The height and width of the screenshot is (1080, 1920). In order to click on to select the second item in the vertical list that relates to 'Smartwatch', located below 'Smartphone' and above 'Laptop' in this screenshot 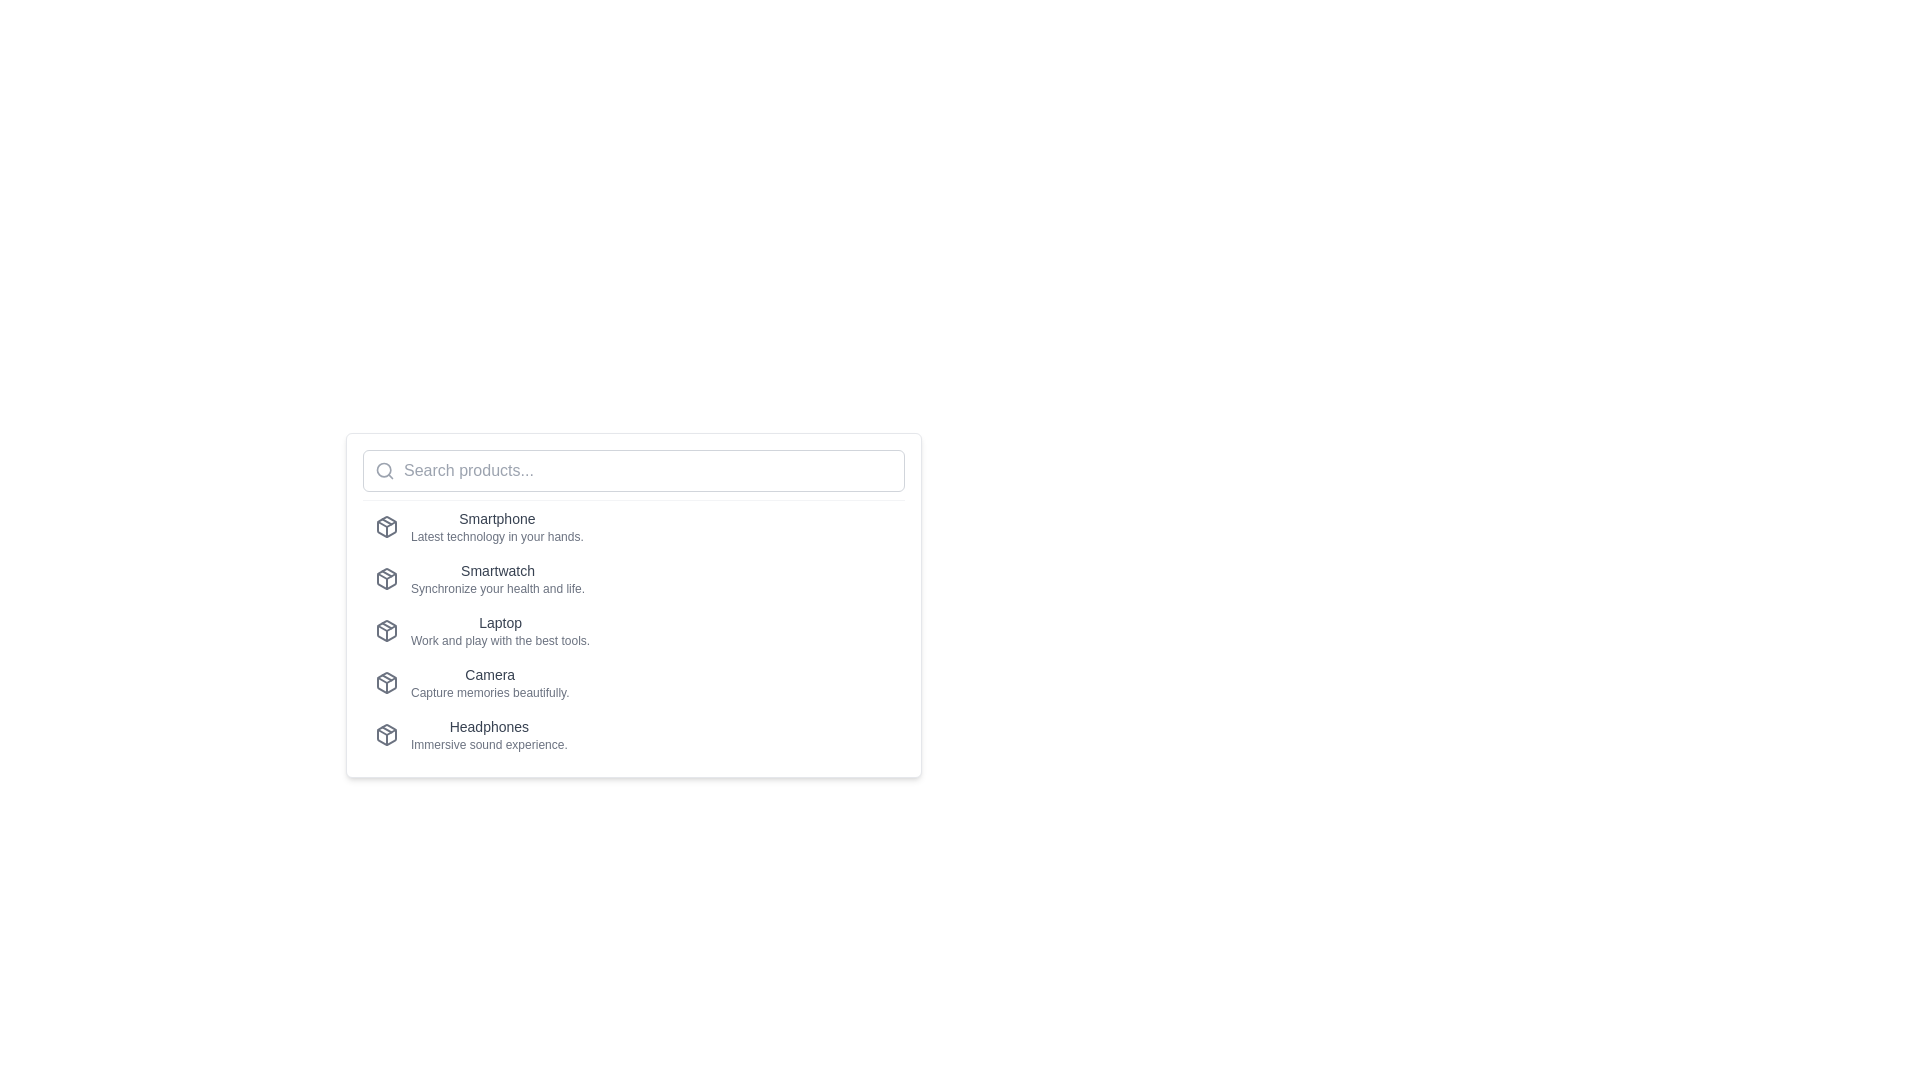, I will do `click(632, 578)`.